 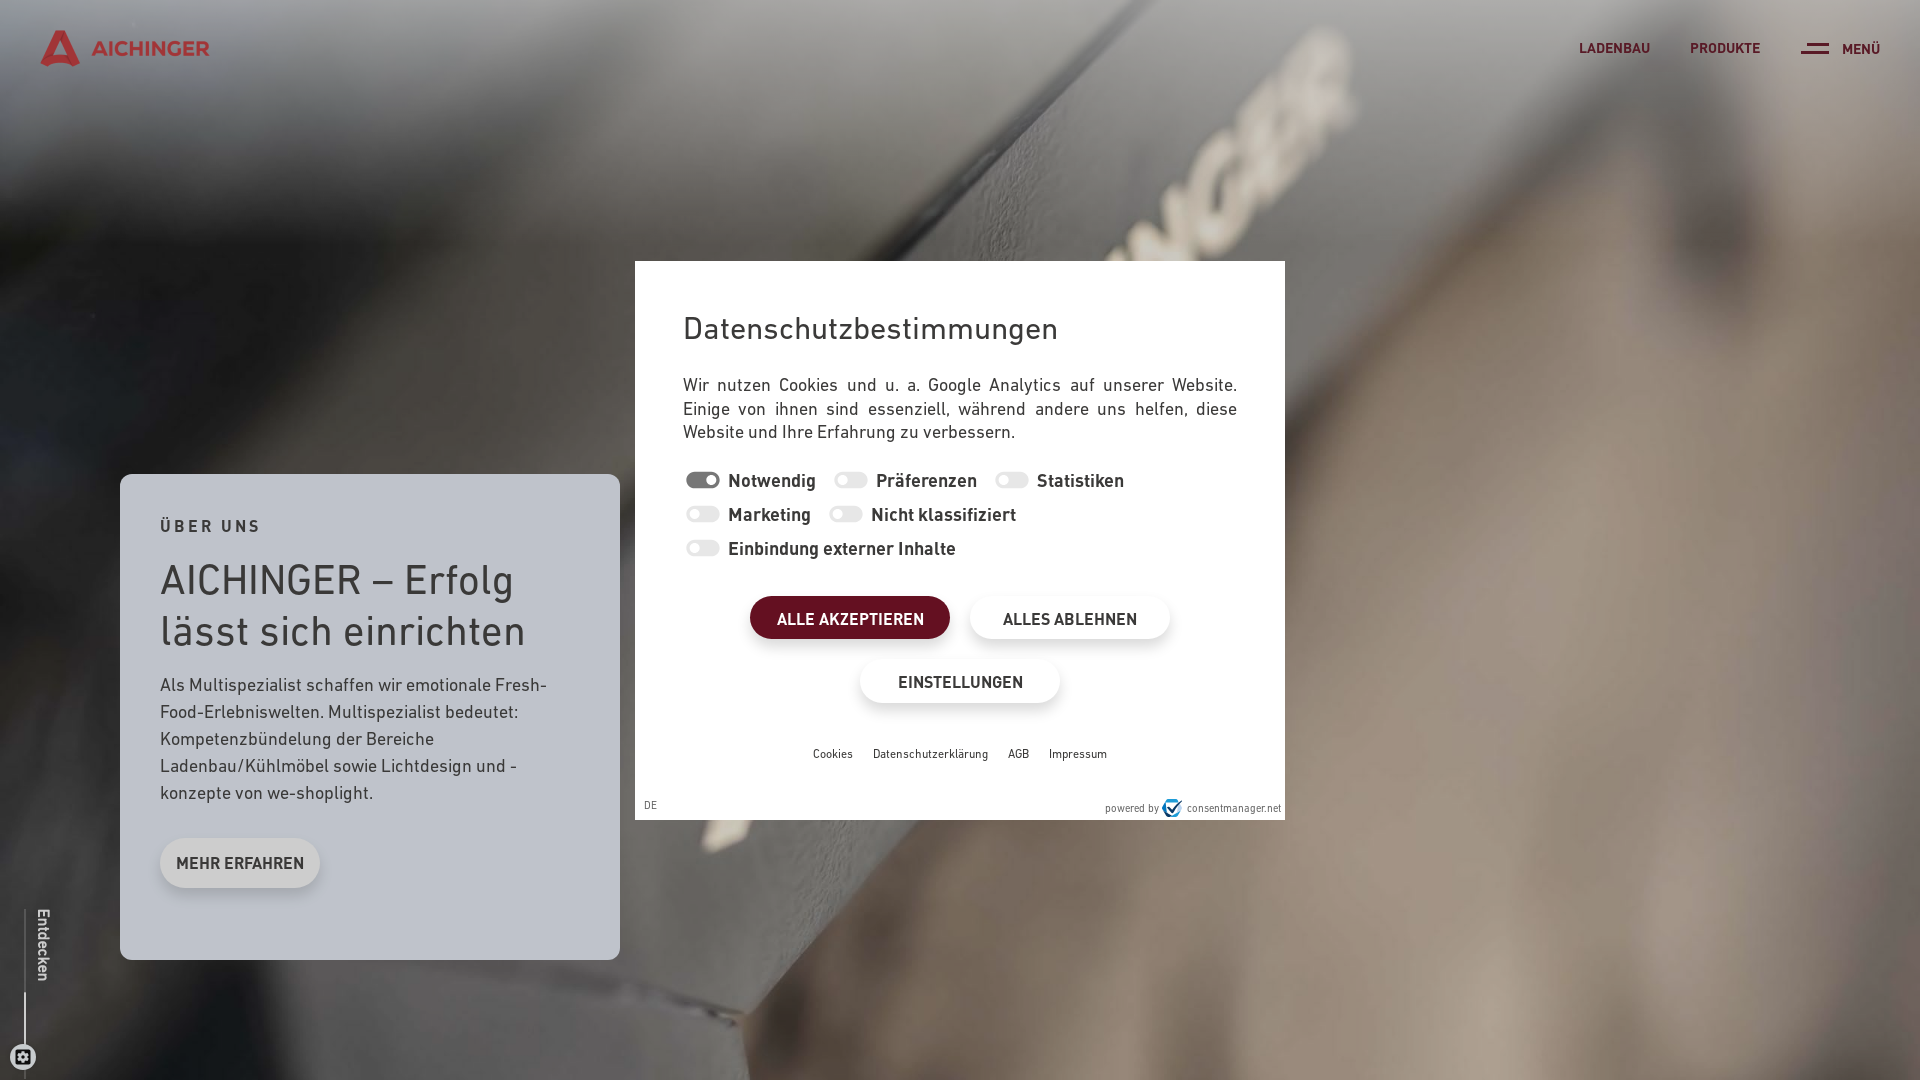 What do you see at coordinates (240, 862) in the screenshot?
I see `'MEHR ERFAHREN'` at bounding box center [240, 862].